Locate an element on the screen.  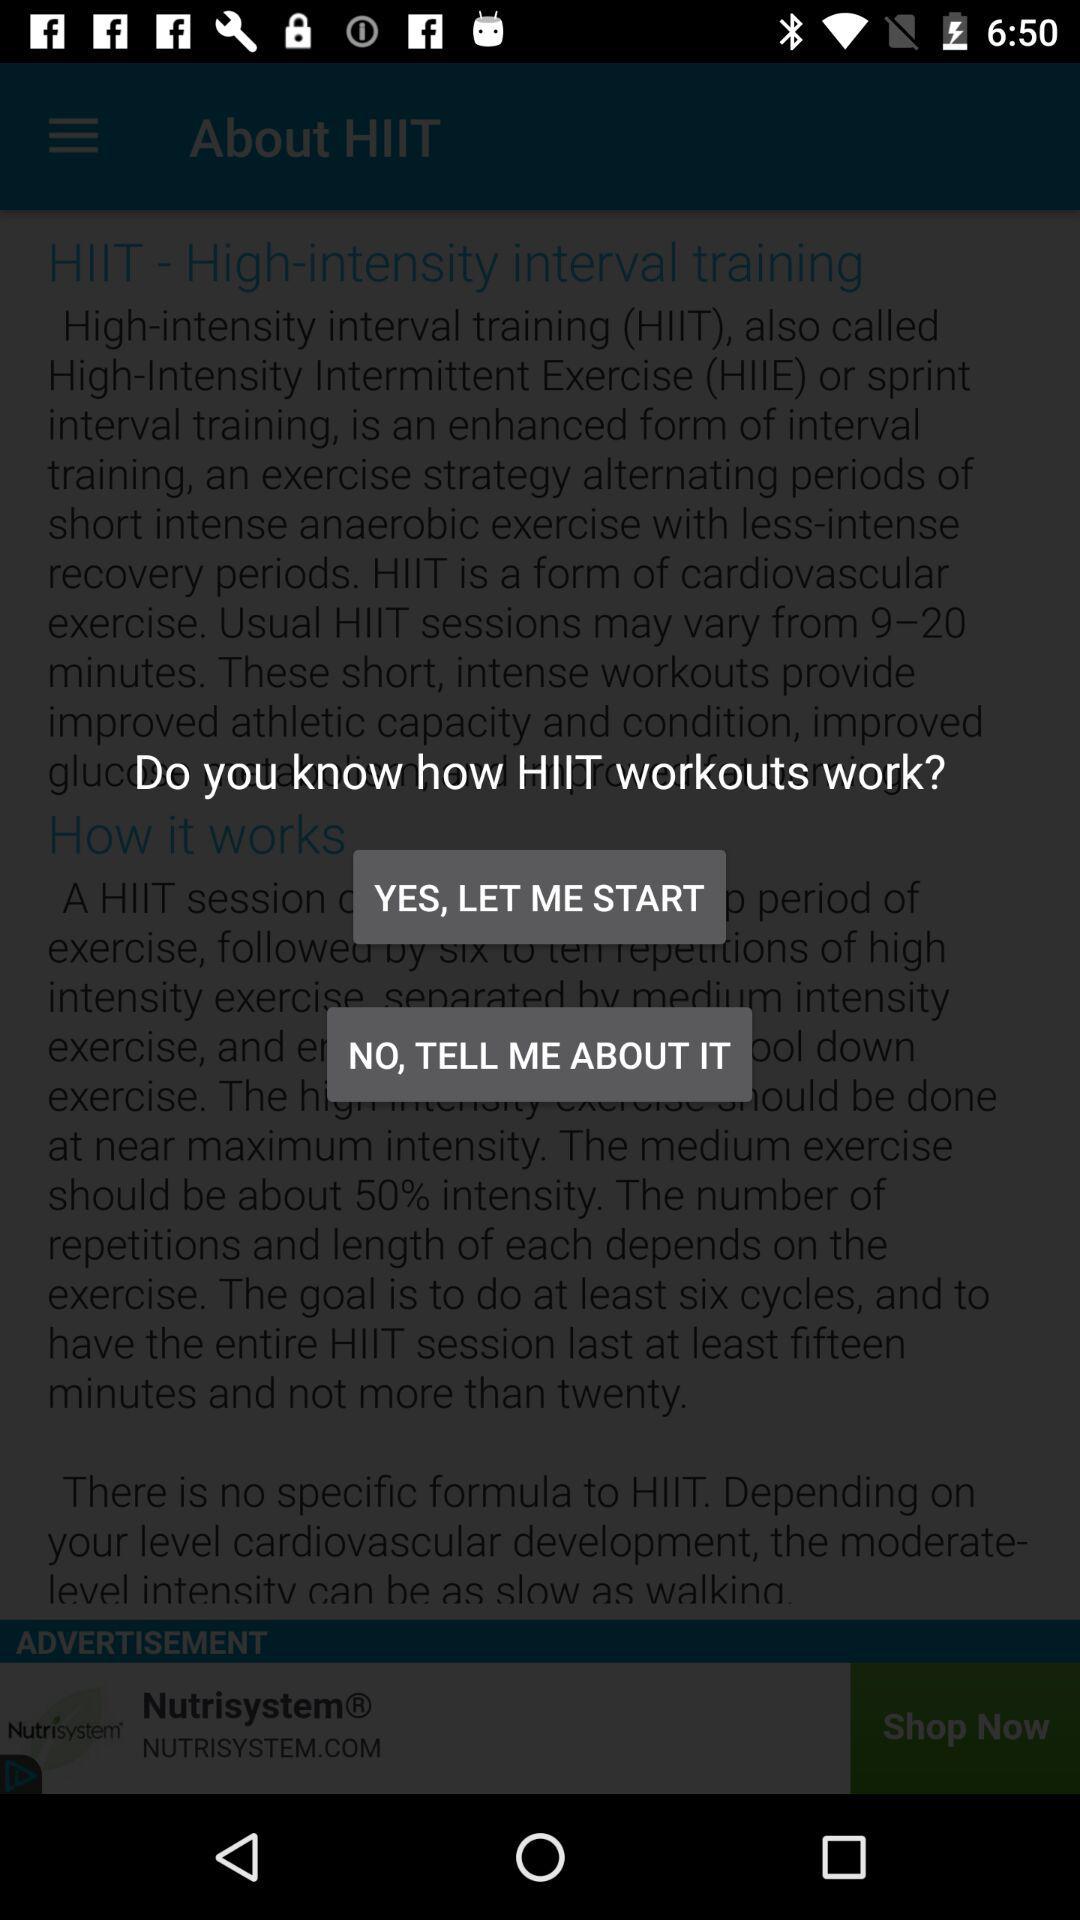
icon below the yes let me is located at coordinates (538, 1053).